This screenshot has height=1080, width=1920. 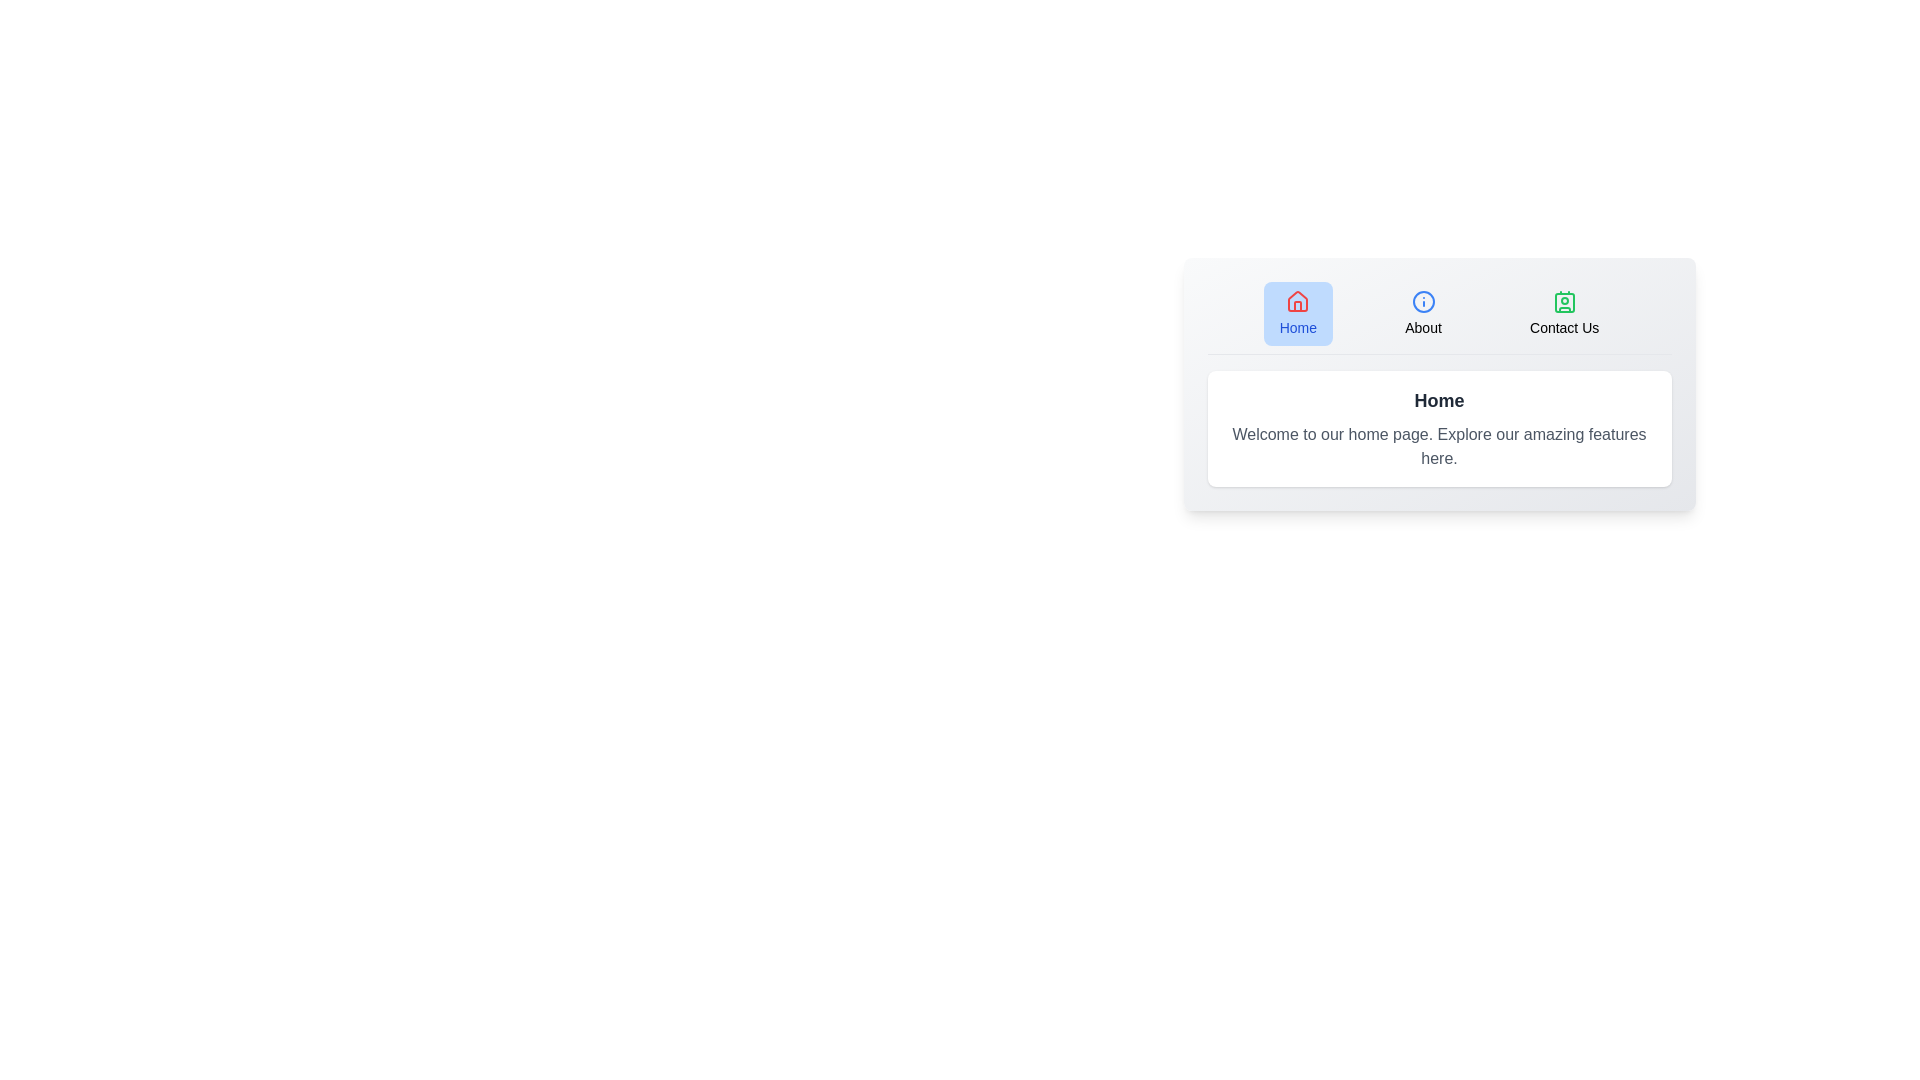 What do you see at coordinates (1563, 313) in the screenshot?
I see `the Contact Us tab by clicking on its respective icon or title` at bounding box center [1563, 313].